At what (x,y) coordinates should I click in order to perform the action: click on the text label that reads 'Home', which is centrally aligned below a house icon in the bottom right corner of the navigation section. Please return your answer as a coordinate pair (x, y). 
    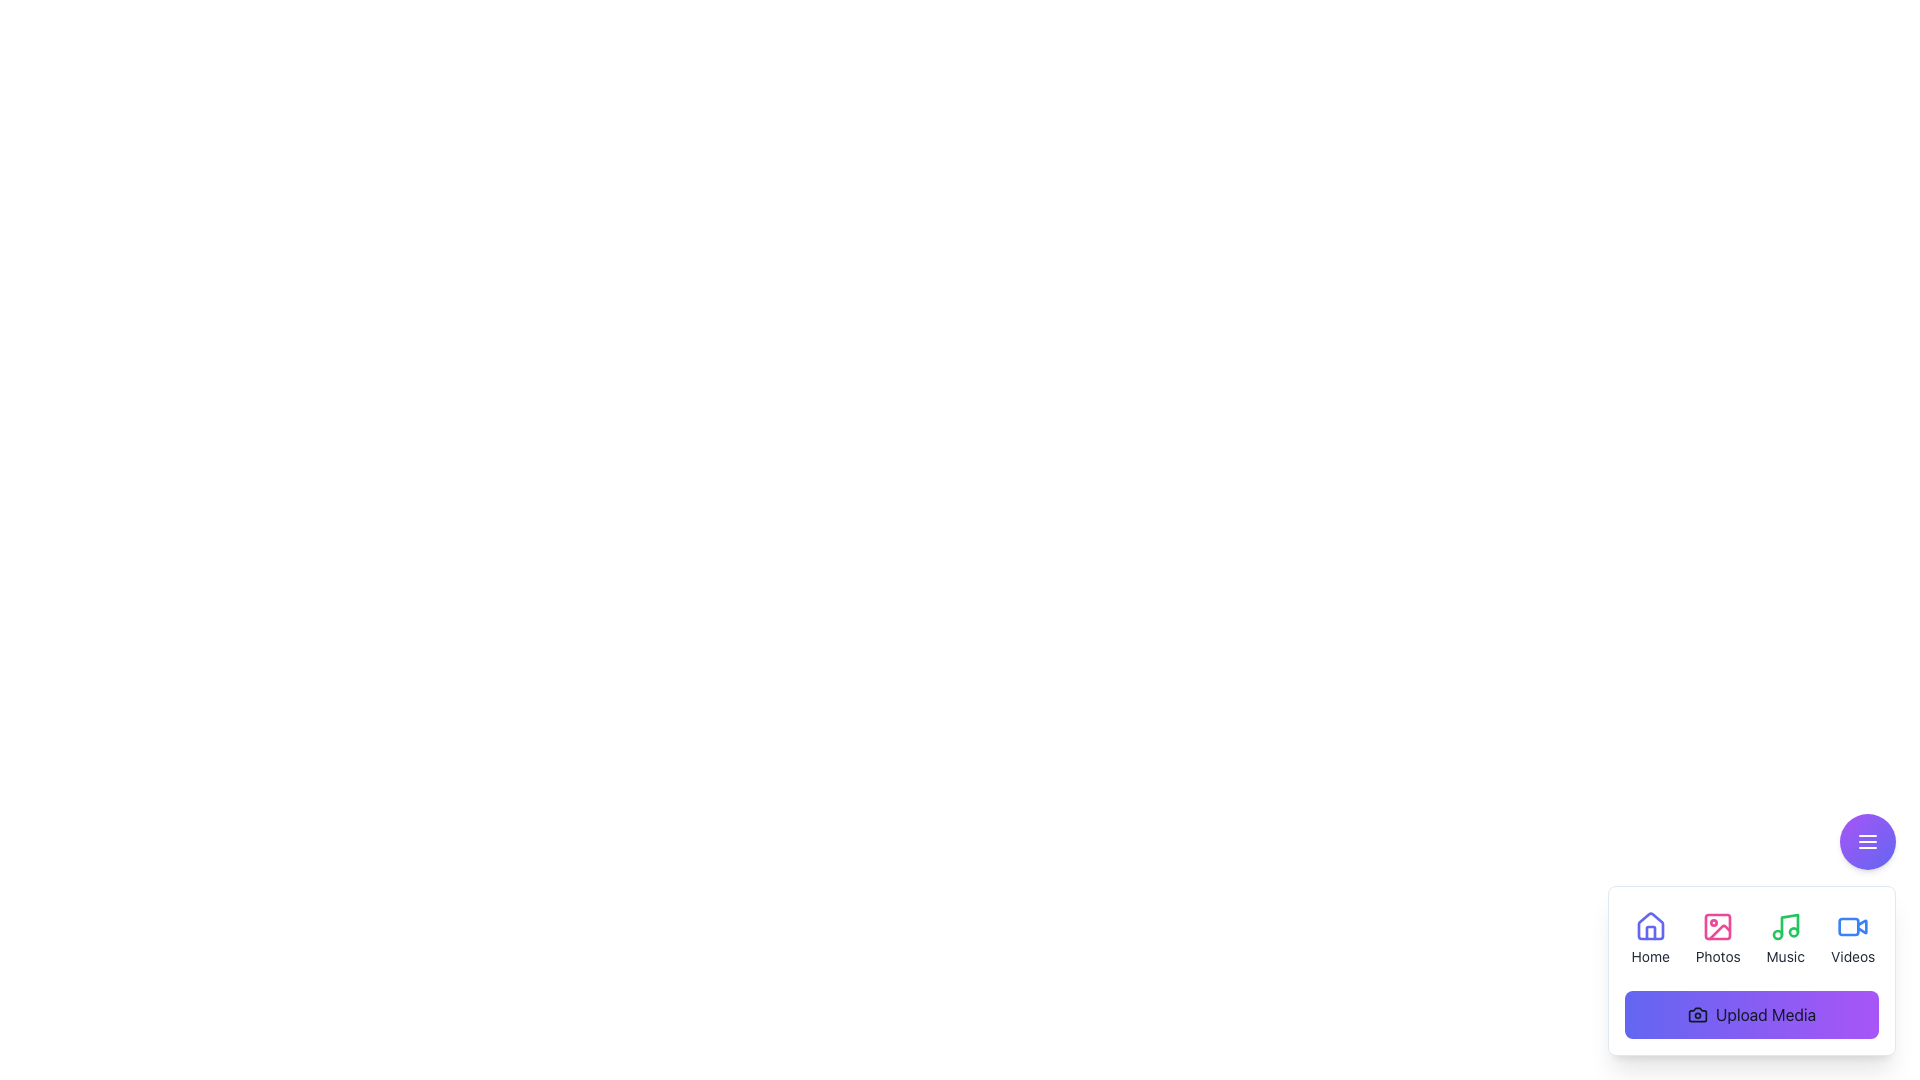
    Looking at the image, I should click on (1650, 955).